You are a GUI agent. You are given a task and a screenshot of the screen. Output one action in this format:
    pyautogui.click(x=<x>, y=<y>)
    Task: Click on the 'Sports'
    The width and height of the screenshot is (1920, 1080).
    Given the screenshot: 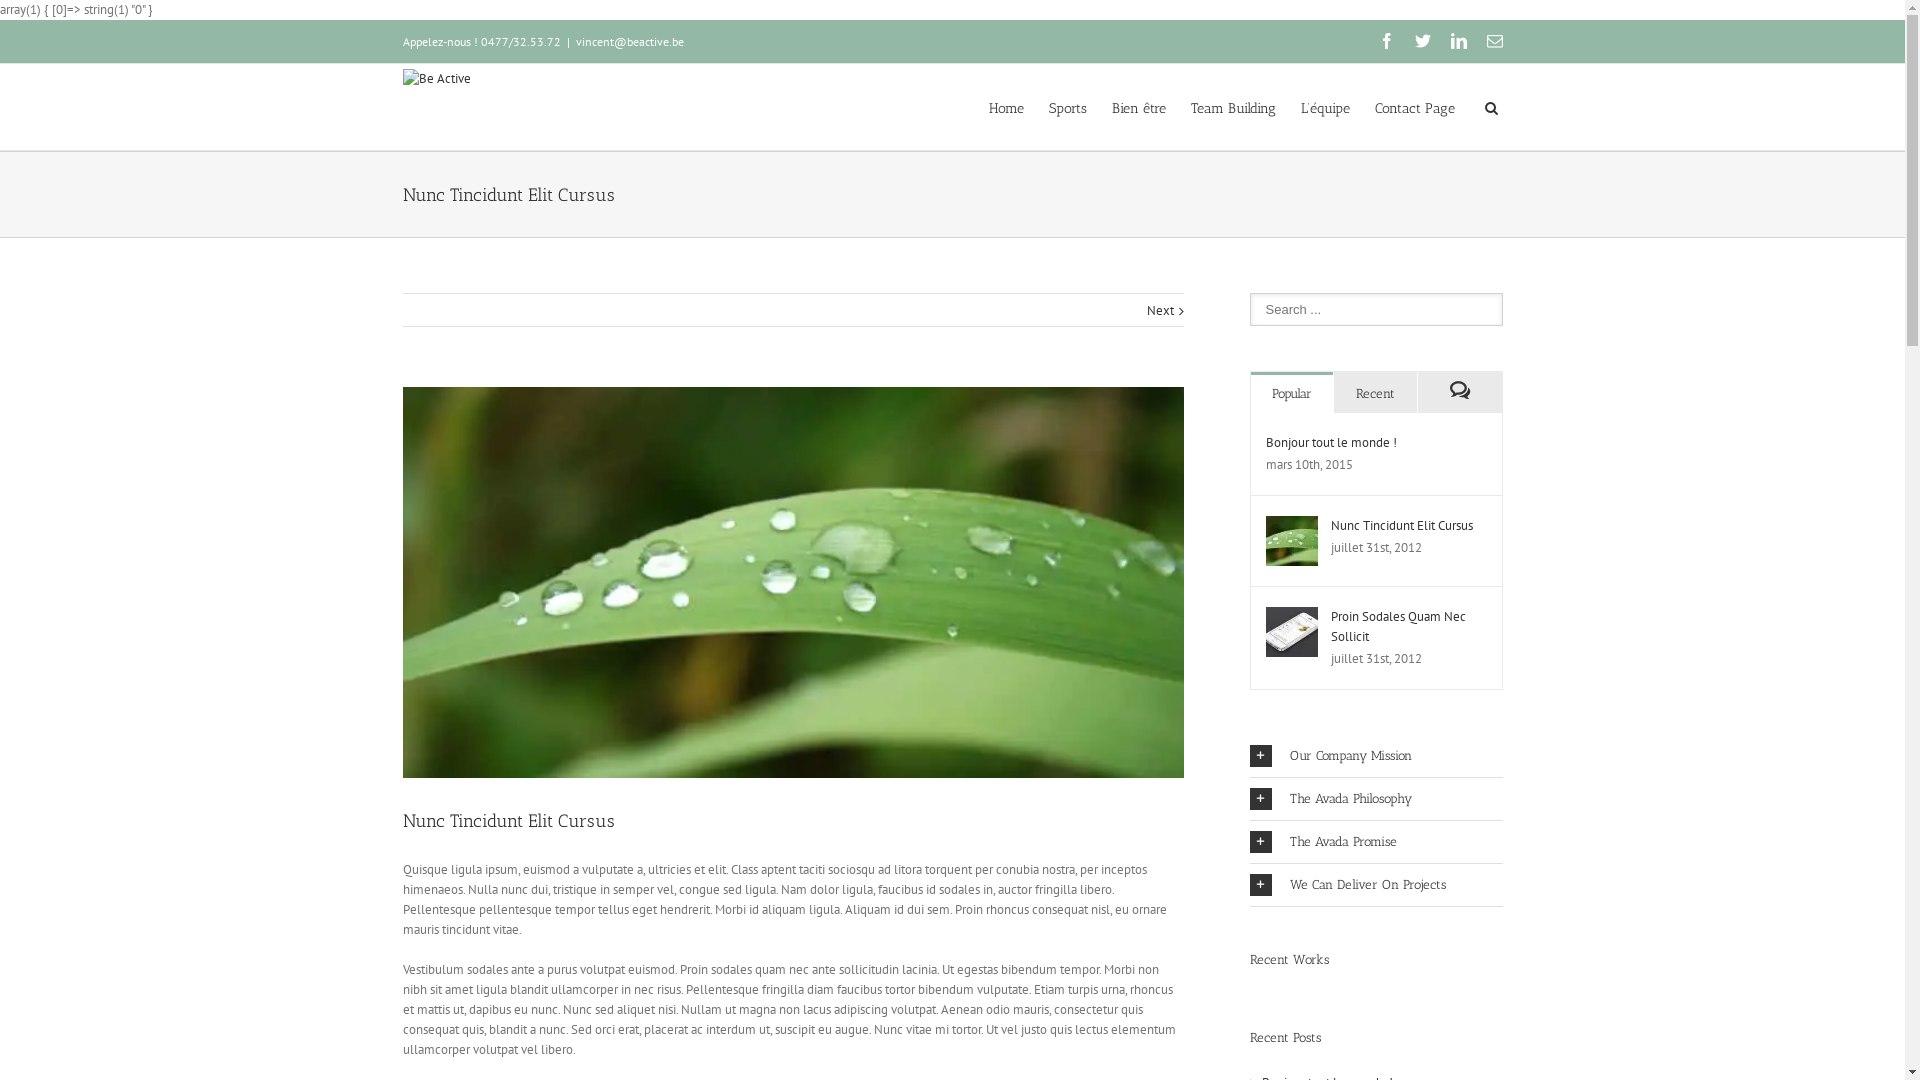 What is the action you would take?
    pyautogui.click(x=1065, y=107)
    